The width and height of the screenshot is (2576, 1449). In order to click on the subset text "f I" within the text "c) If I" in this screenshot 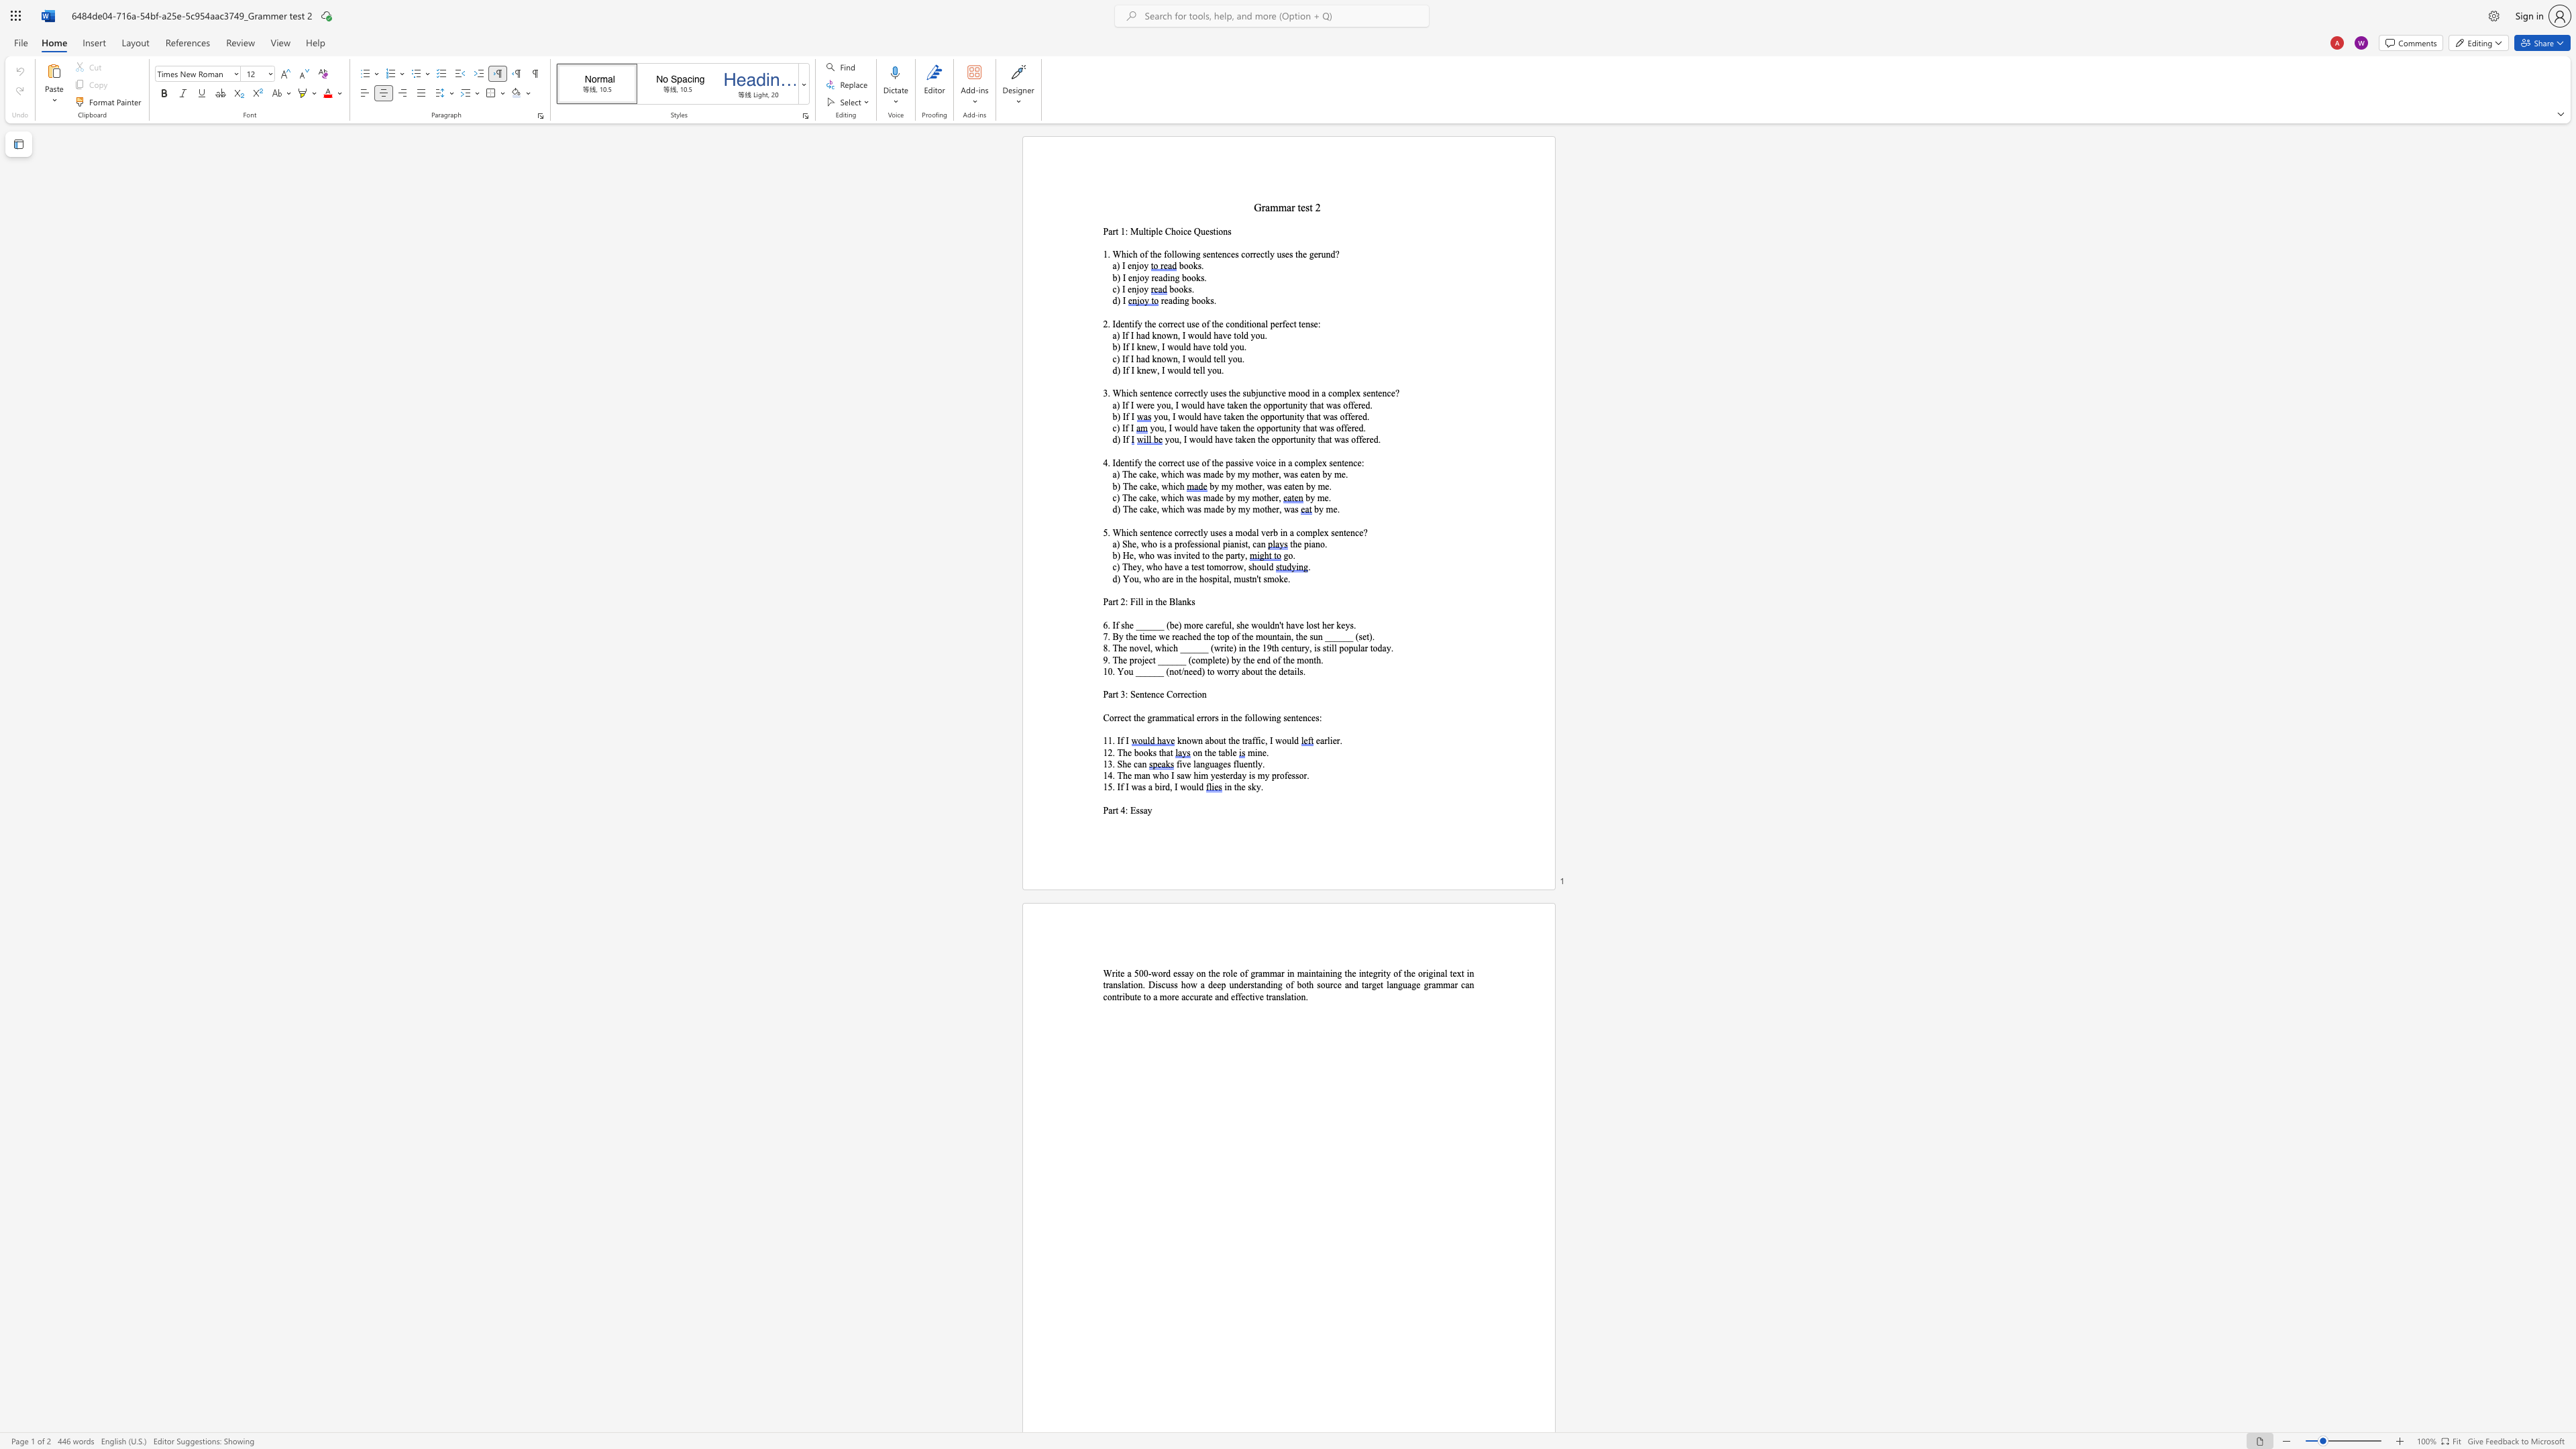, I will do `click(1124, 427)`.